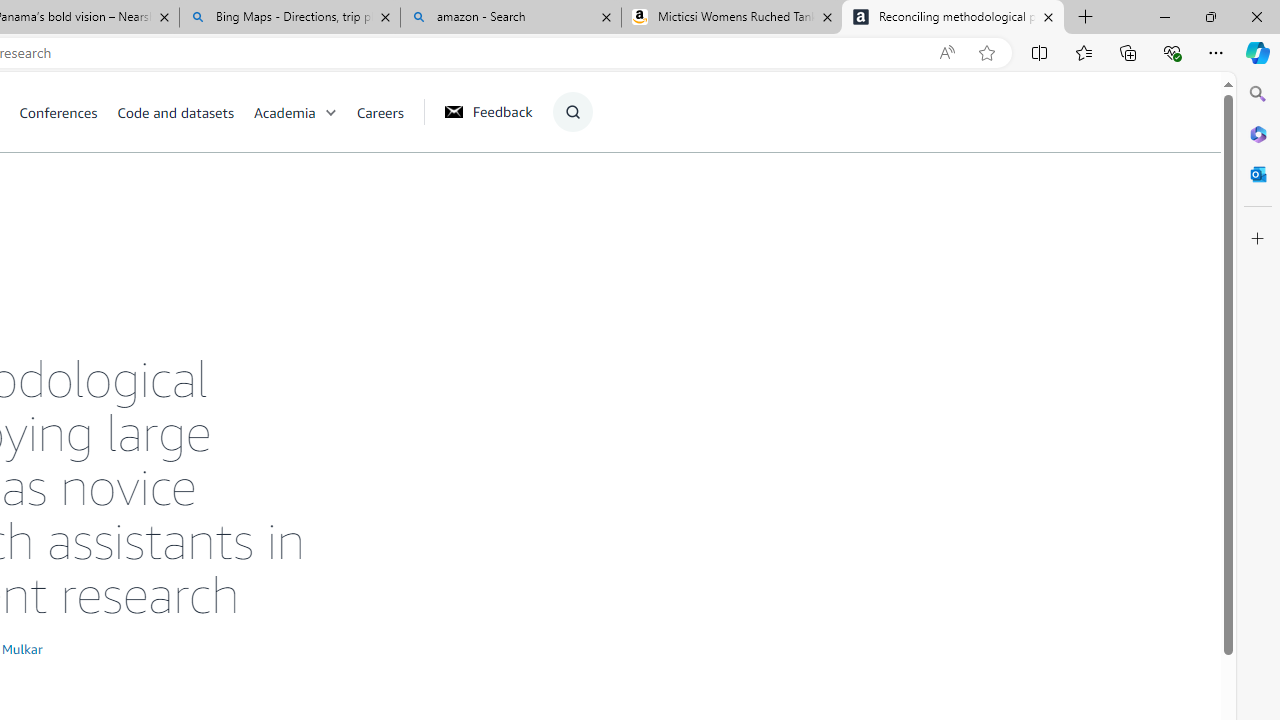 The height and width of the screenshot is (720, 1280). Describe the element at coordinates (380, 111) in the screenshot. I see `'Careers'` at that location.